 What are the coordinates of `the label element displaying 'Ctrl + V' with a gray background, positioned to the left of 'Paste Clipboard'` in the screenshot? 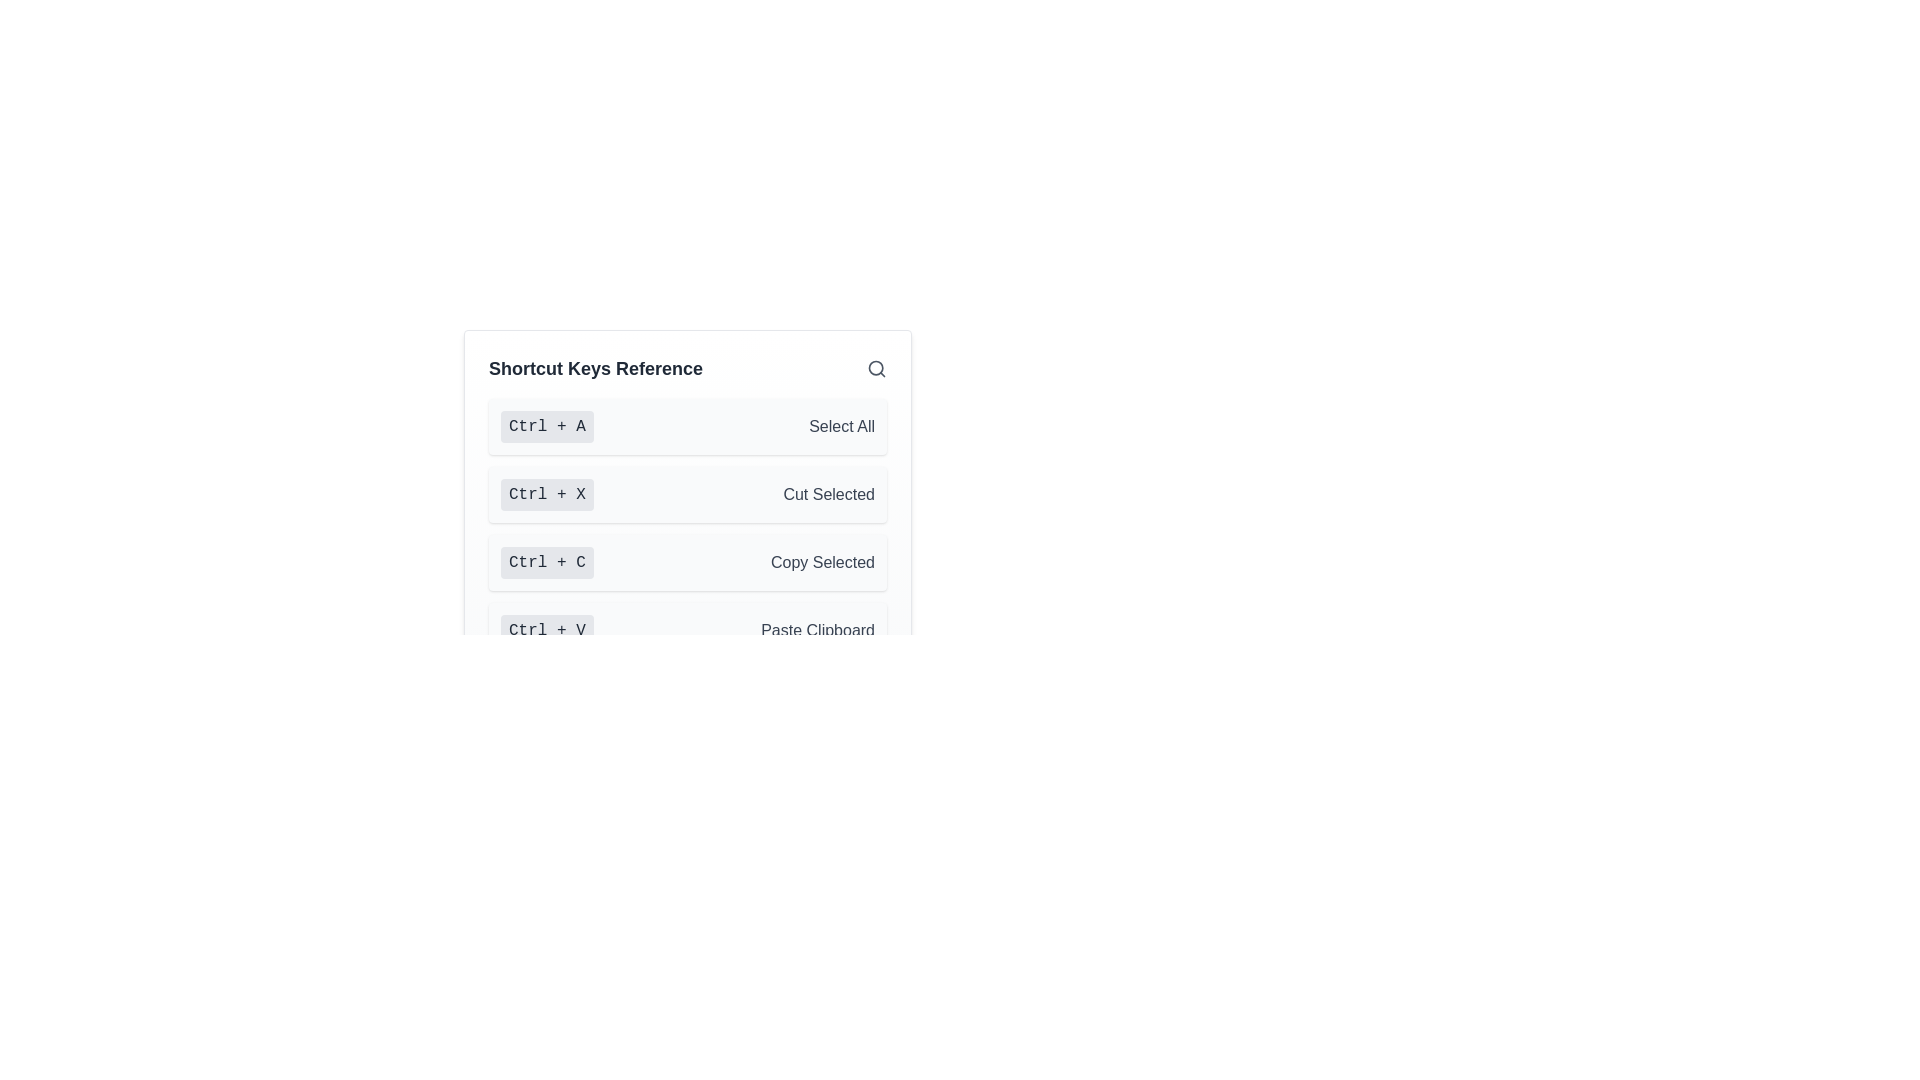 It's located at (547, 631).